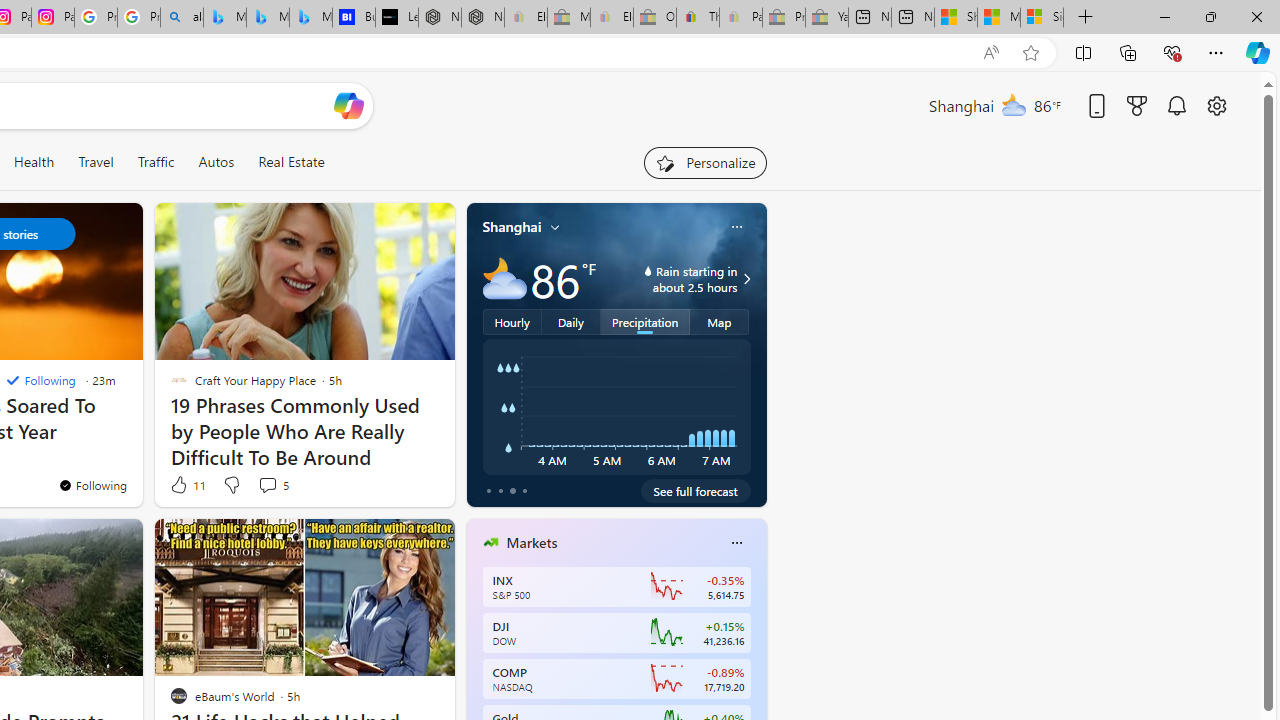 The width and height of the screenshot is (1280, 720). What do you see at coordinates (500, 491) in the screenshot?
I see `'tab-1'` at bounding box center [500, 491].